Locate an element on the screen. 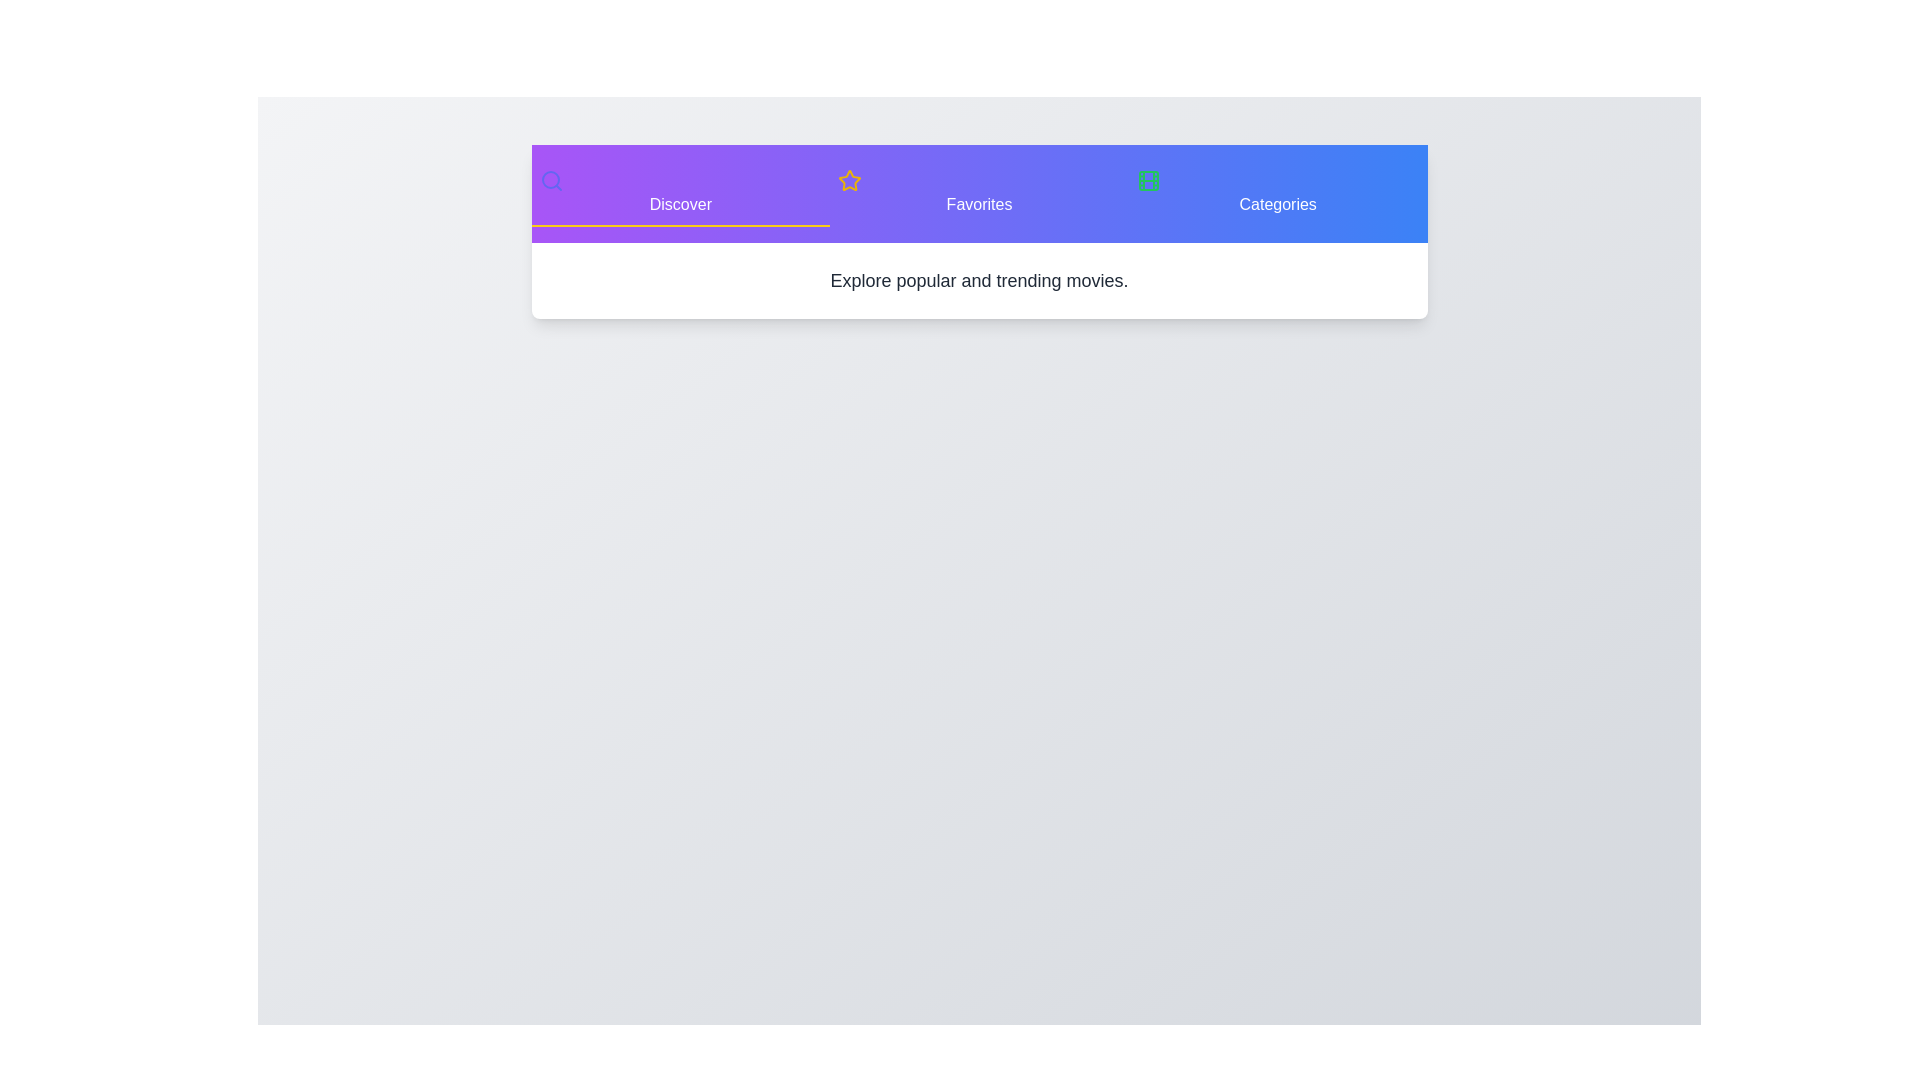 This screenshot has height=1080, width=1920. the tab button labeled Categories to switch to that tab is located at coordinates (1277, 193).